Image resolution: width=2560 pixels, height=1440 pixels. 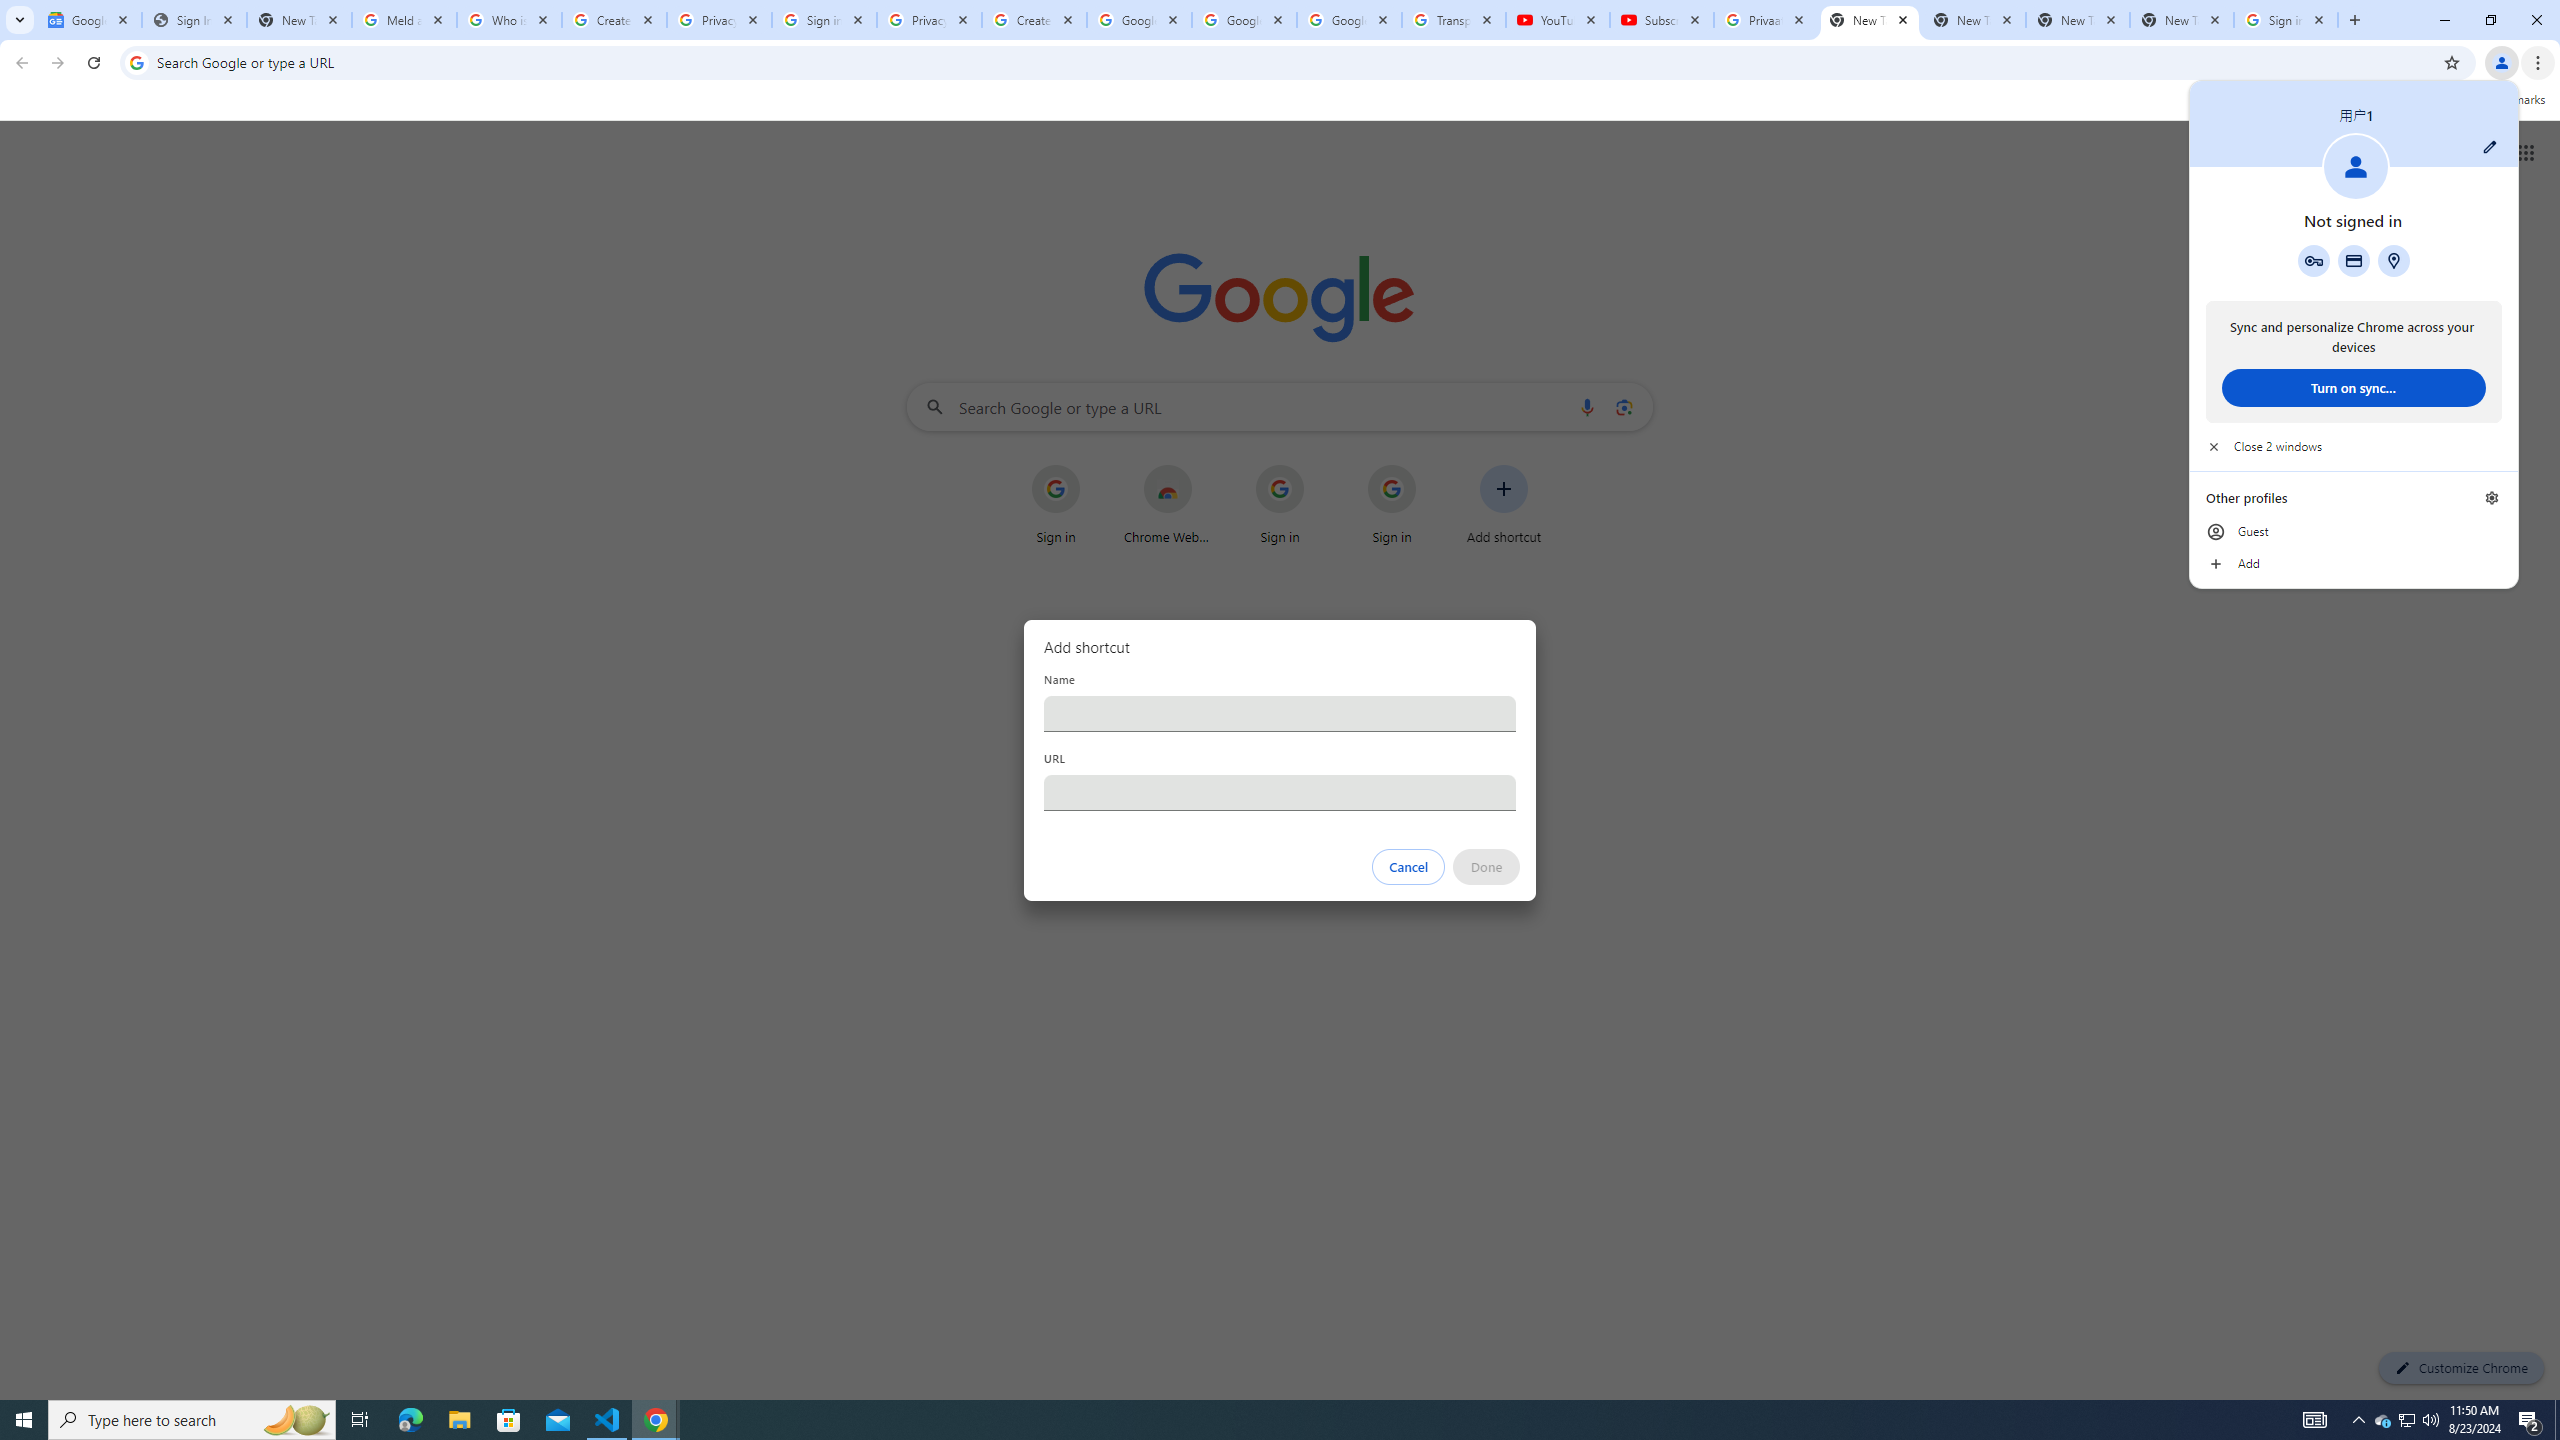 What do you see at coordinates (2352, 447) in the screenshot?
I see `'Close 2 windows'` at bounding box center [2352, 447].